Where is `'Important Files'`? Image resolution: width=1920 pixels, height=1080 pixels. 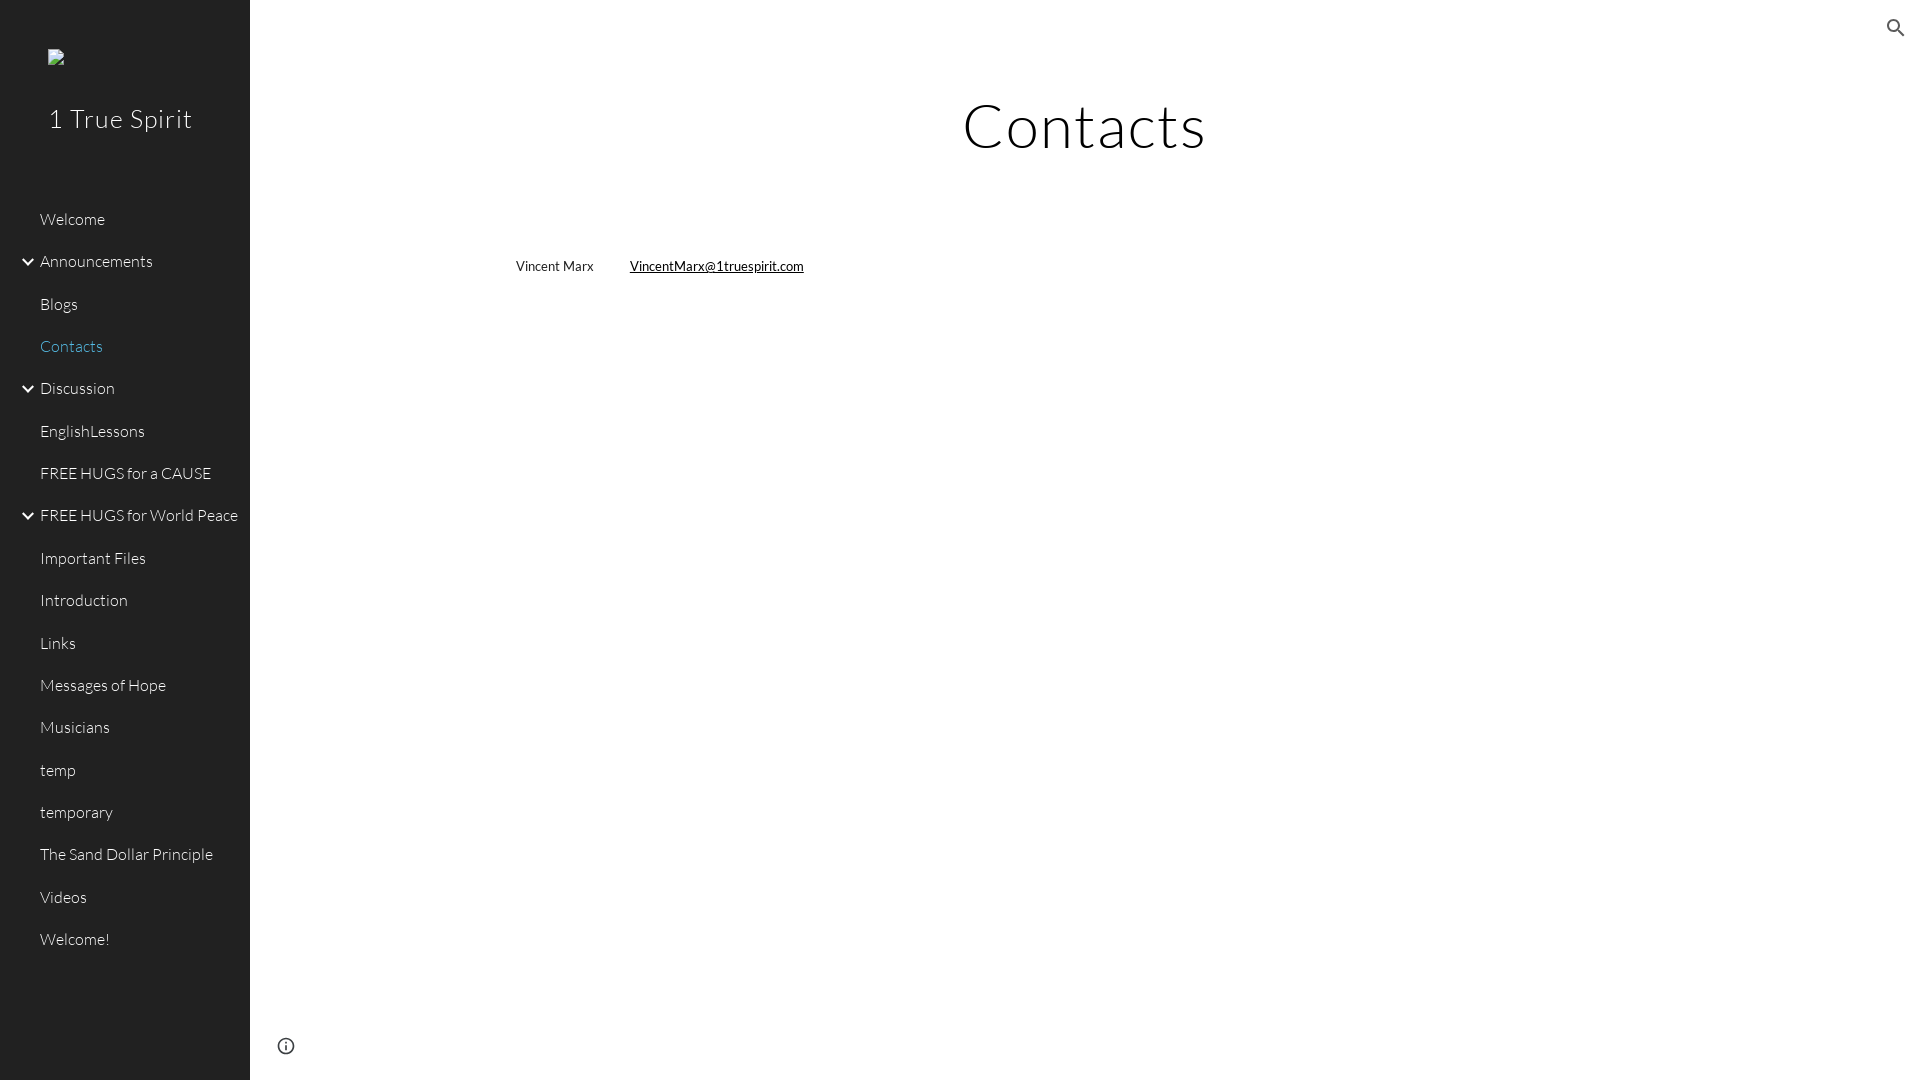 'Important Files' is located at coordinates (136, 558).